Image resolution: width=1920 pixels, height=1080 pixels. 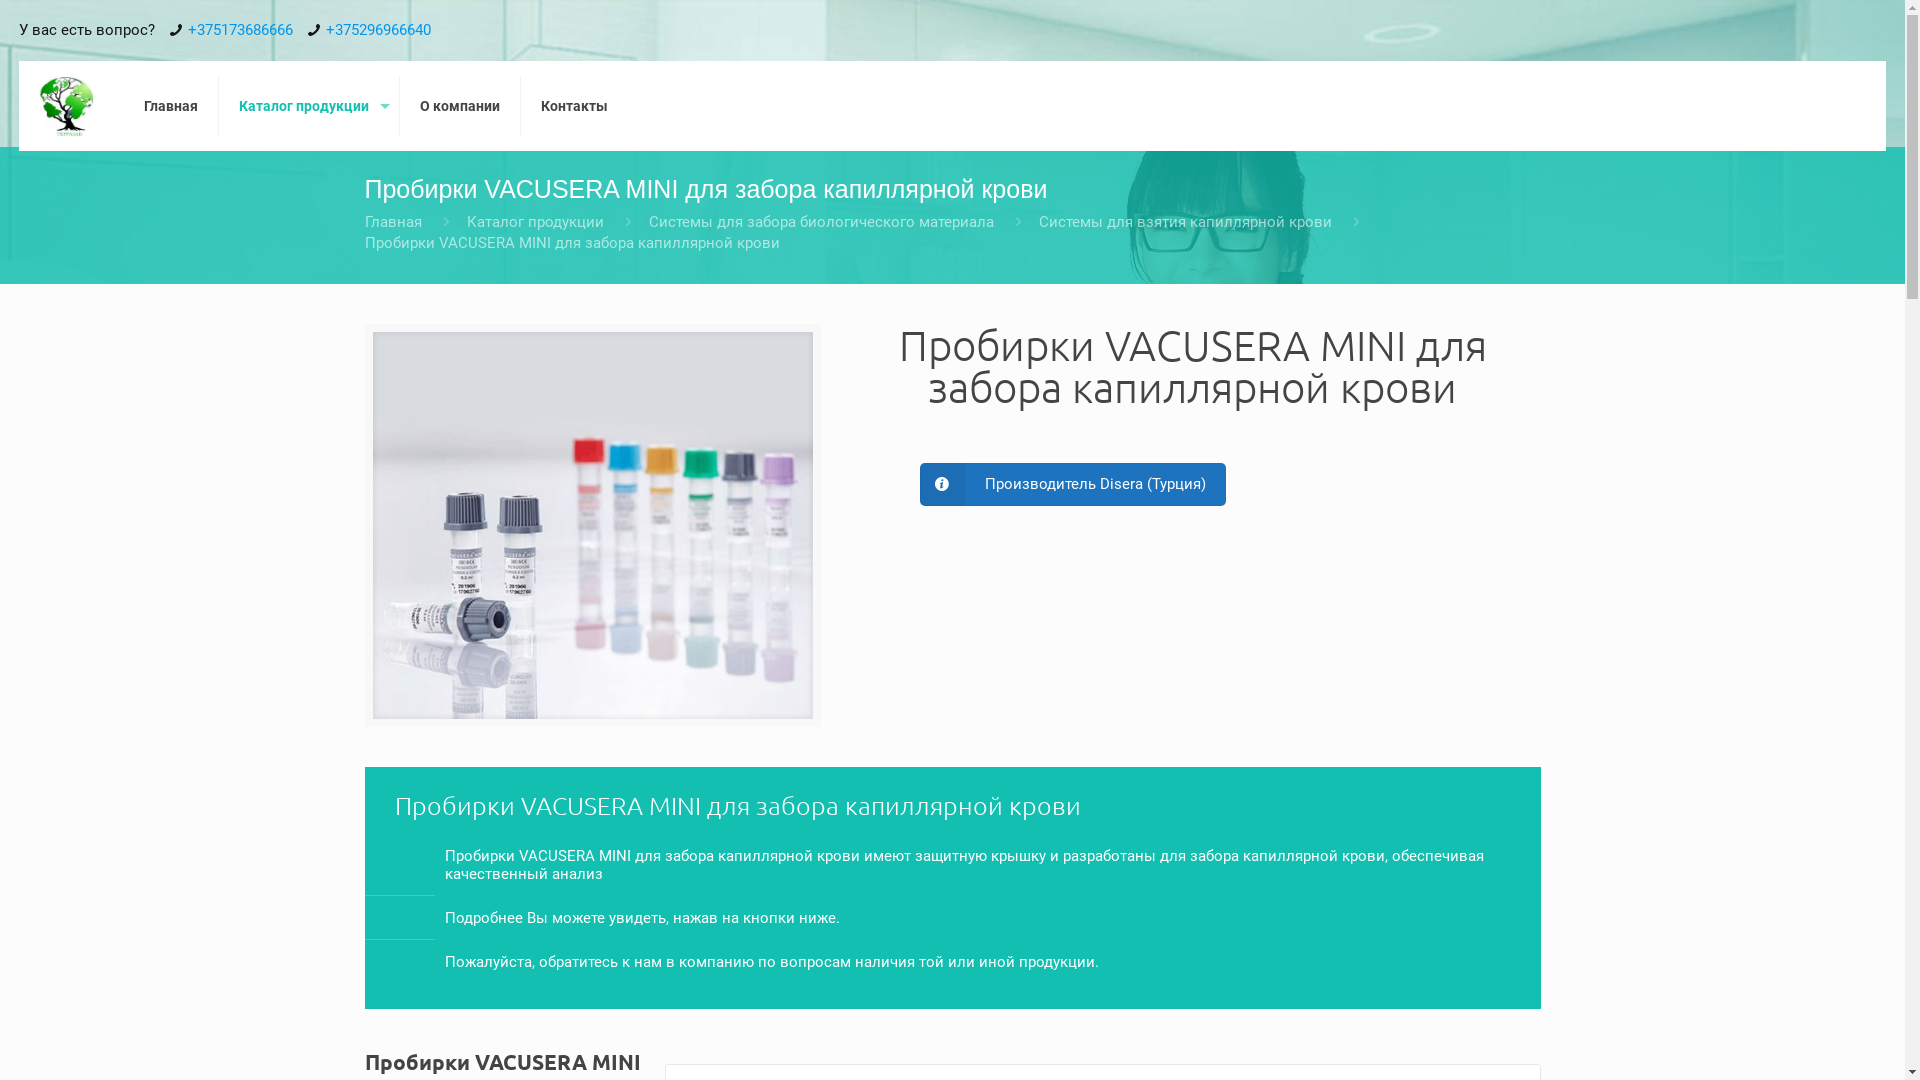 What do you see at coordinates (240, 30) in the screenshot?
I see `'+375173686666'` at bounding box center [240, 30].